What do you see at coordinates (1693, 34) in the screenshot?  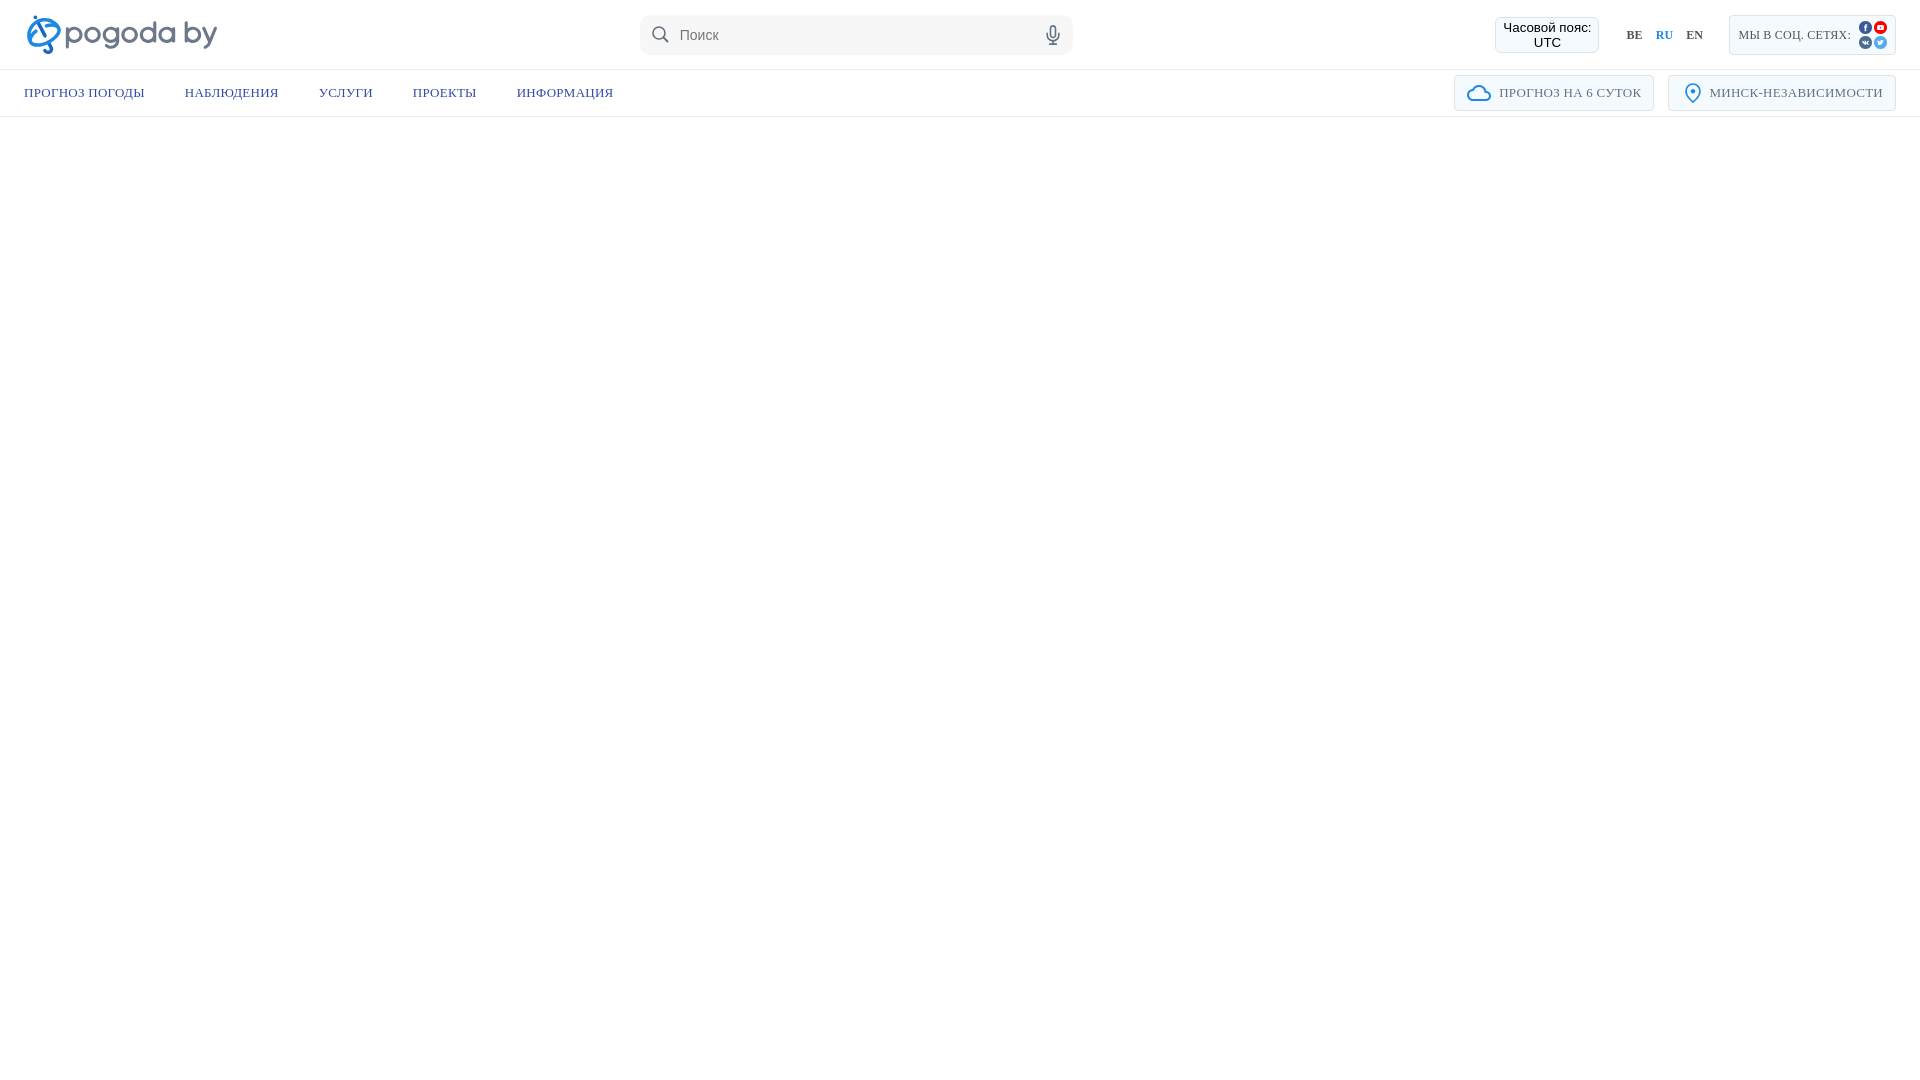 I see `'EN'` at bounding box center [1693, 34].